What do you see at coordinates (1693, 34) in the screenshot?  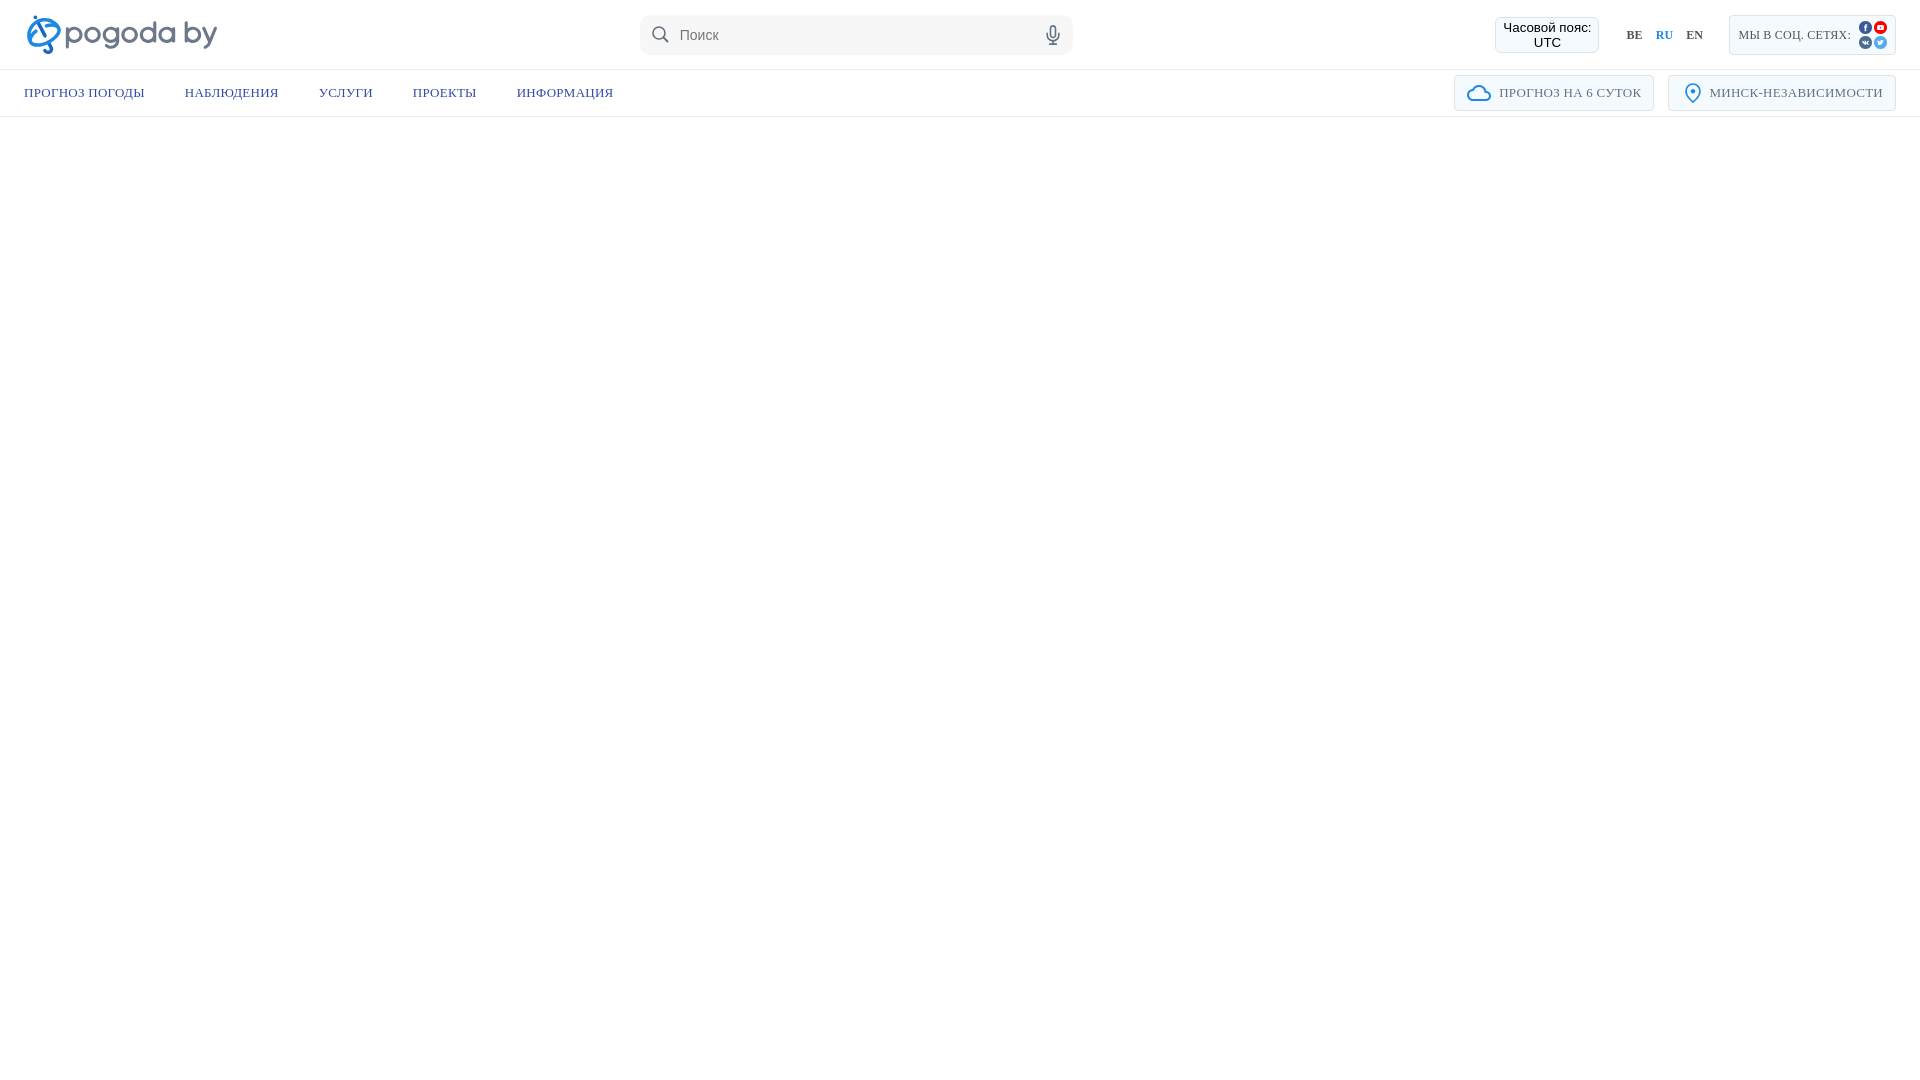 I see `'EN'` at bounding box center [1693, 34].